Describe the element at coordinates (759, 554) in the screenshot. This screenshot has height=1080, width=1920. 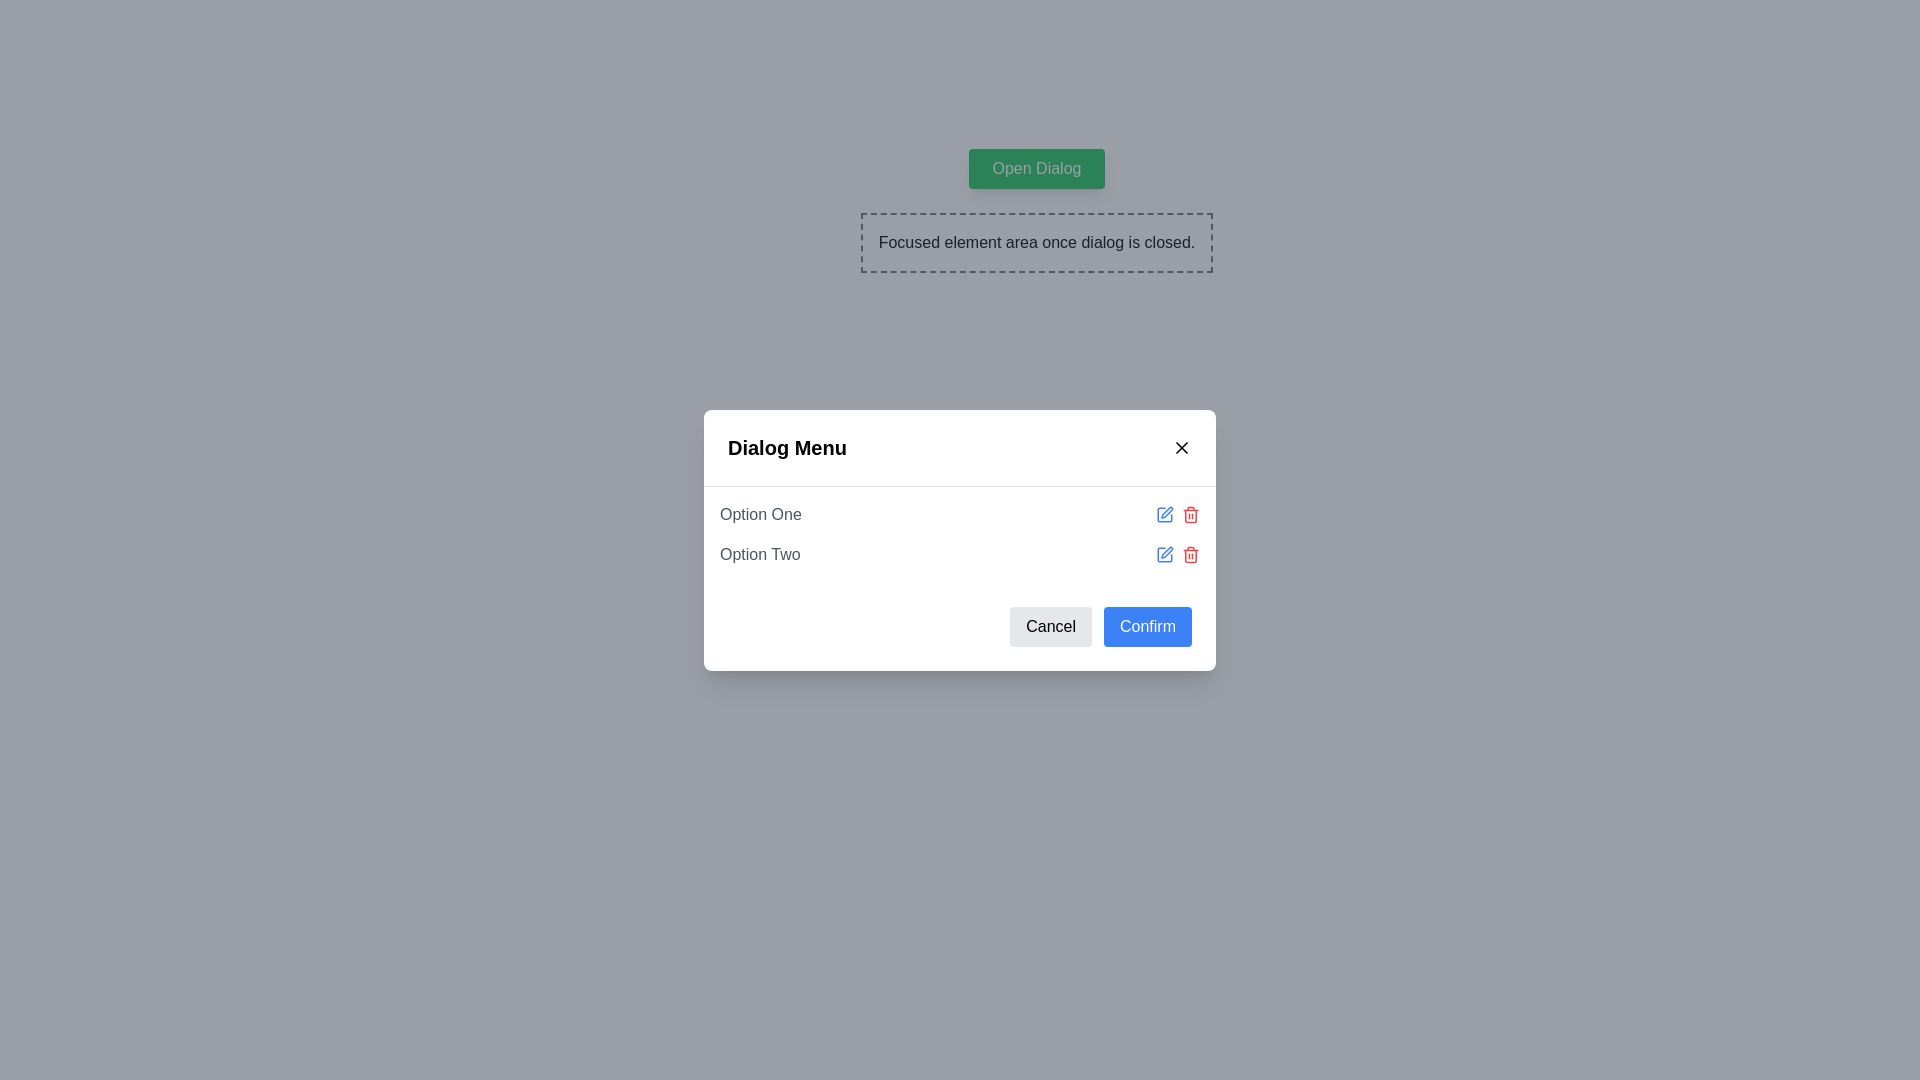
I see `the static text label displaying 'Option Two' in a gray font, which is located beneath the 'Option One' label within a dialog box` at that location.